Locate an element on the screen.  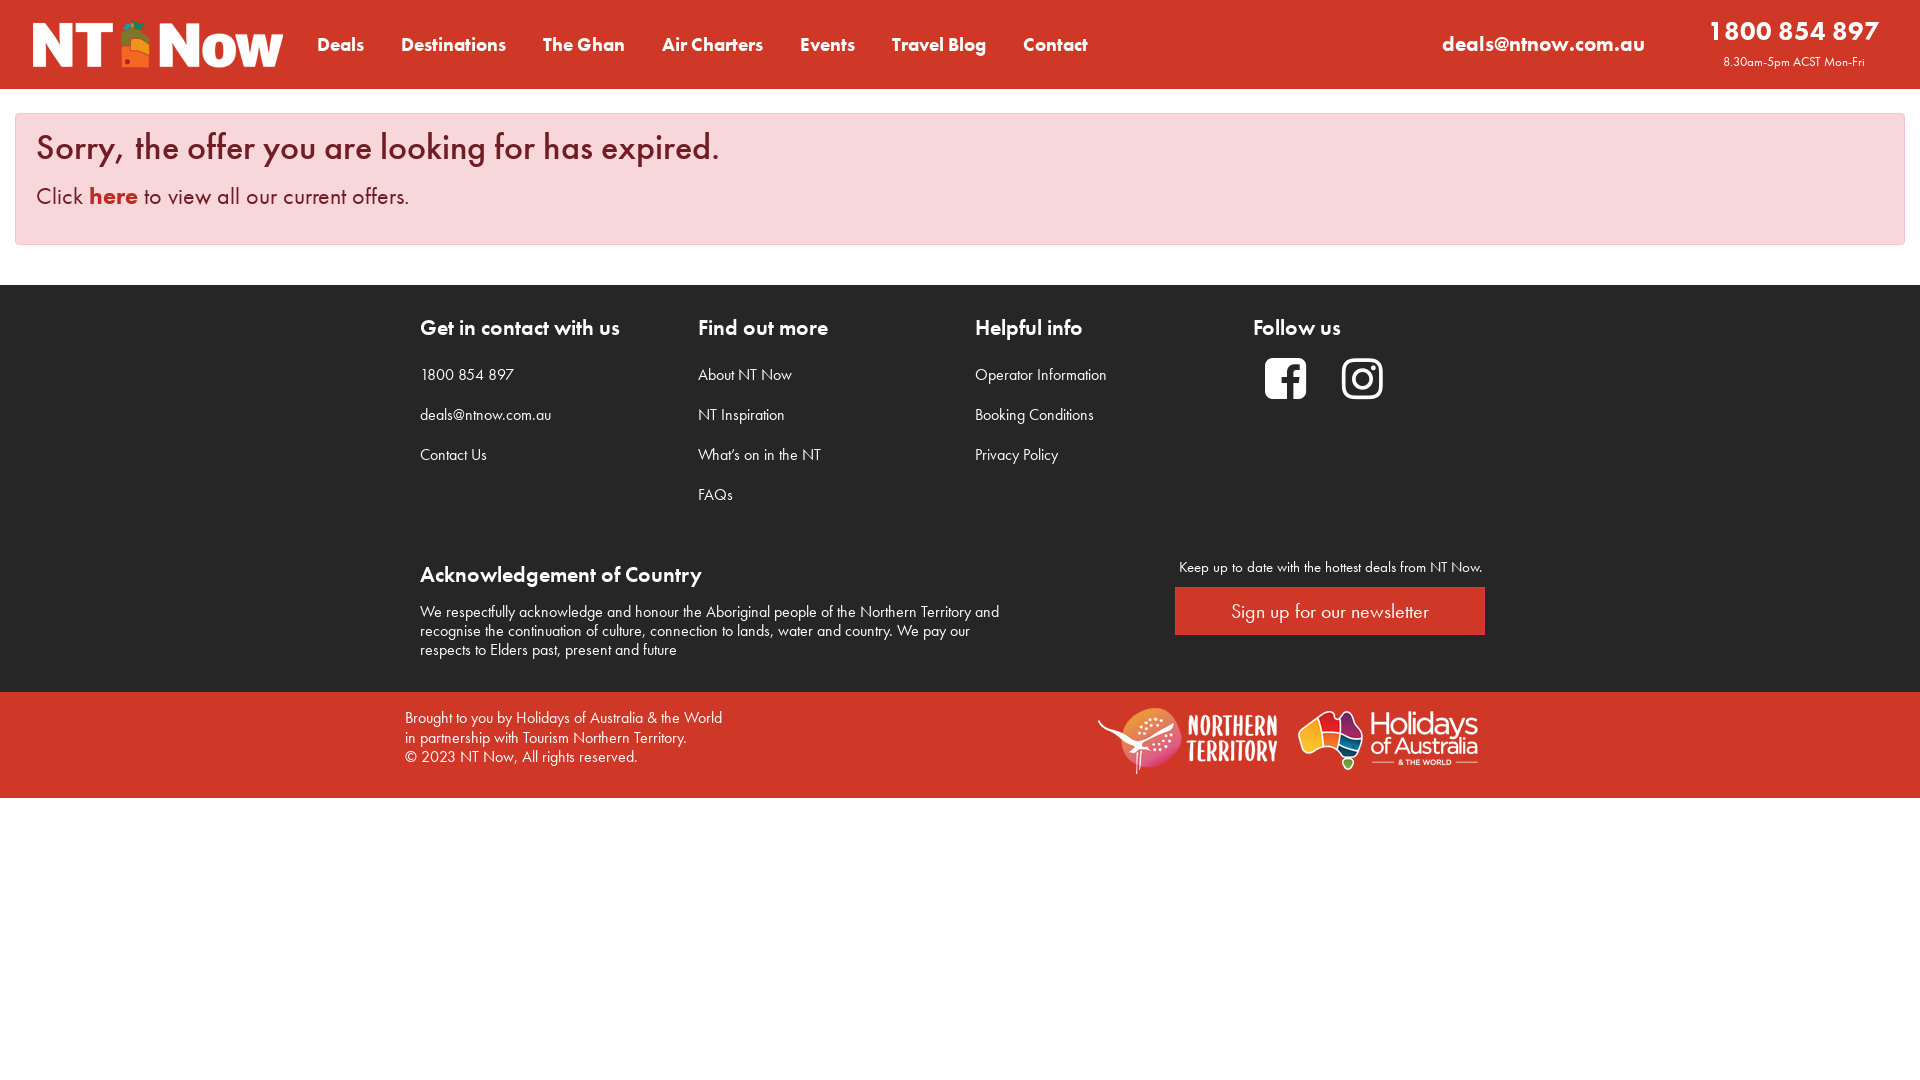
'Booking Conditions' is located at coordinates (1034, 413).